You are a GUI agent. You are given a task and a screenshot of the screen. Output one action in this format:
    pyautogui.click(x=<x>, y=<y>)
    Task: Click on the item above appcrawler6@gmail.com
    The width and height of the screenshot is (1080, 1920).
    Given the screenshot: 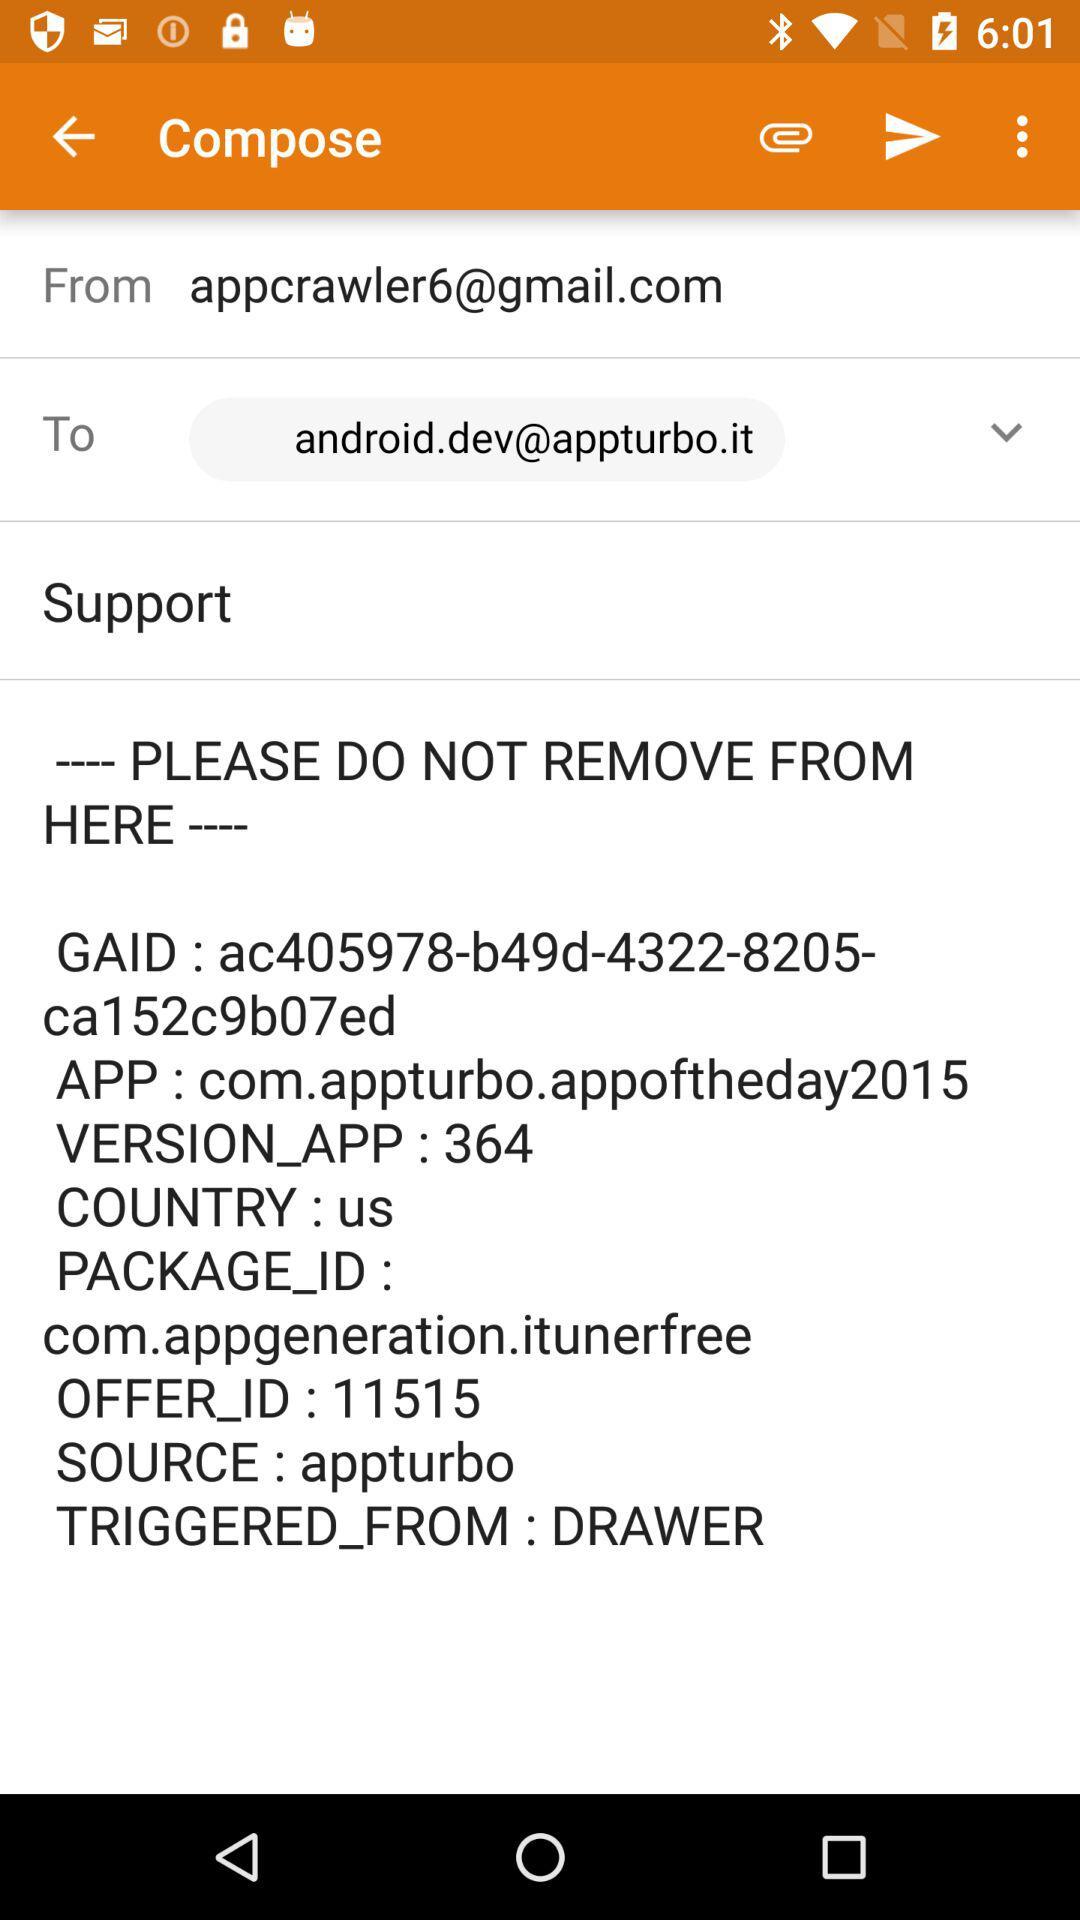 What is the action you would take?
    pyautogui.click(x=1027, y=135)
    